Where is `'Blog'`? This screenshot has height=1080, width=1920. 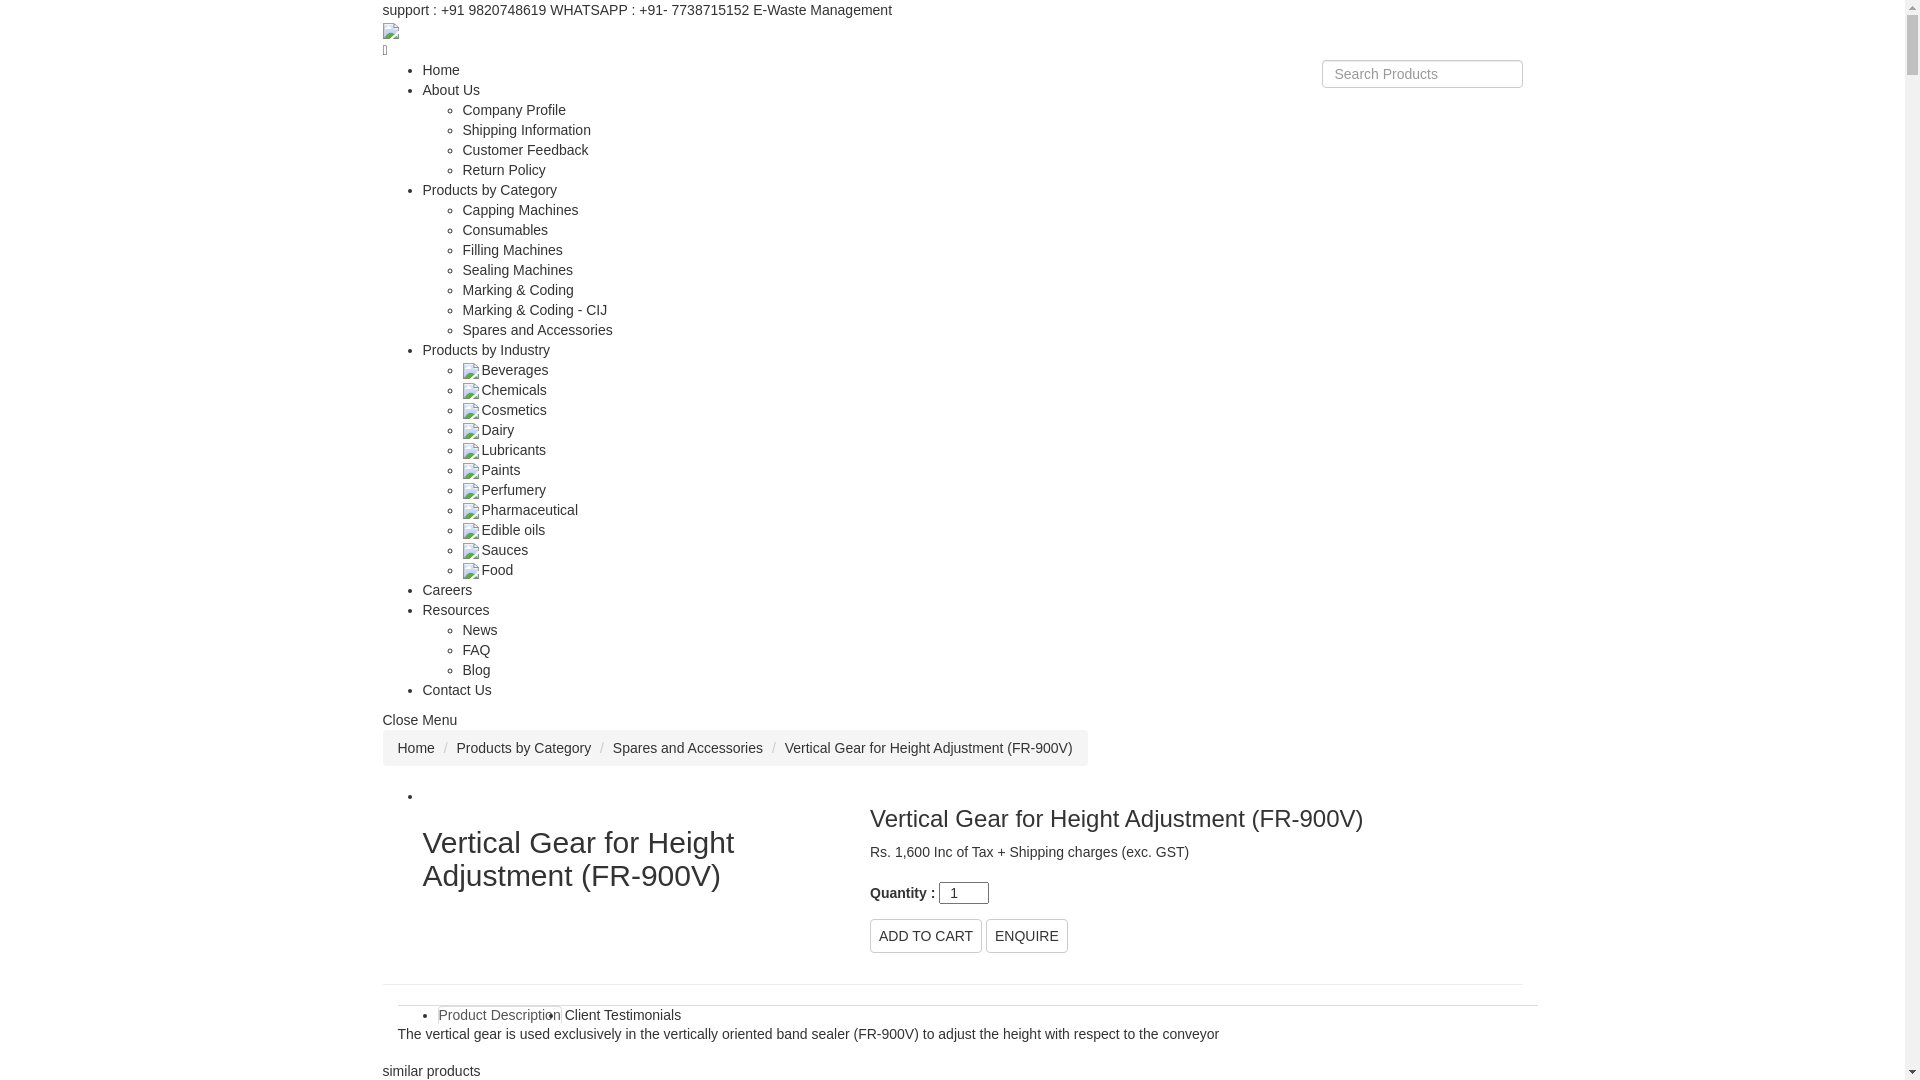
'Blog' is located at coordinates (460, 670).